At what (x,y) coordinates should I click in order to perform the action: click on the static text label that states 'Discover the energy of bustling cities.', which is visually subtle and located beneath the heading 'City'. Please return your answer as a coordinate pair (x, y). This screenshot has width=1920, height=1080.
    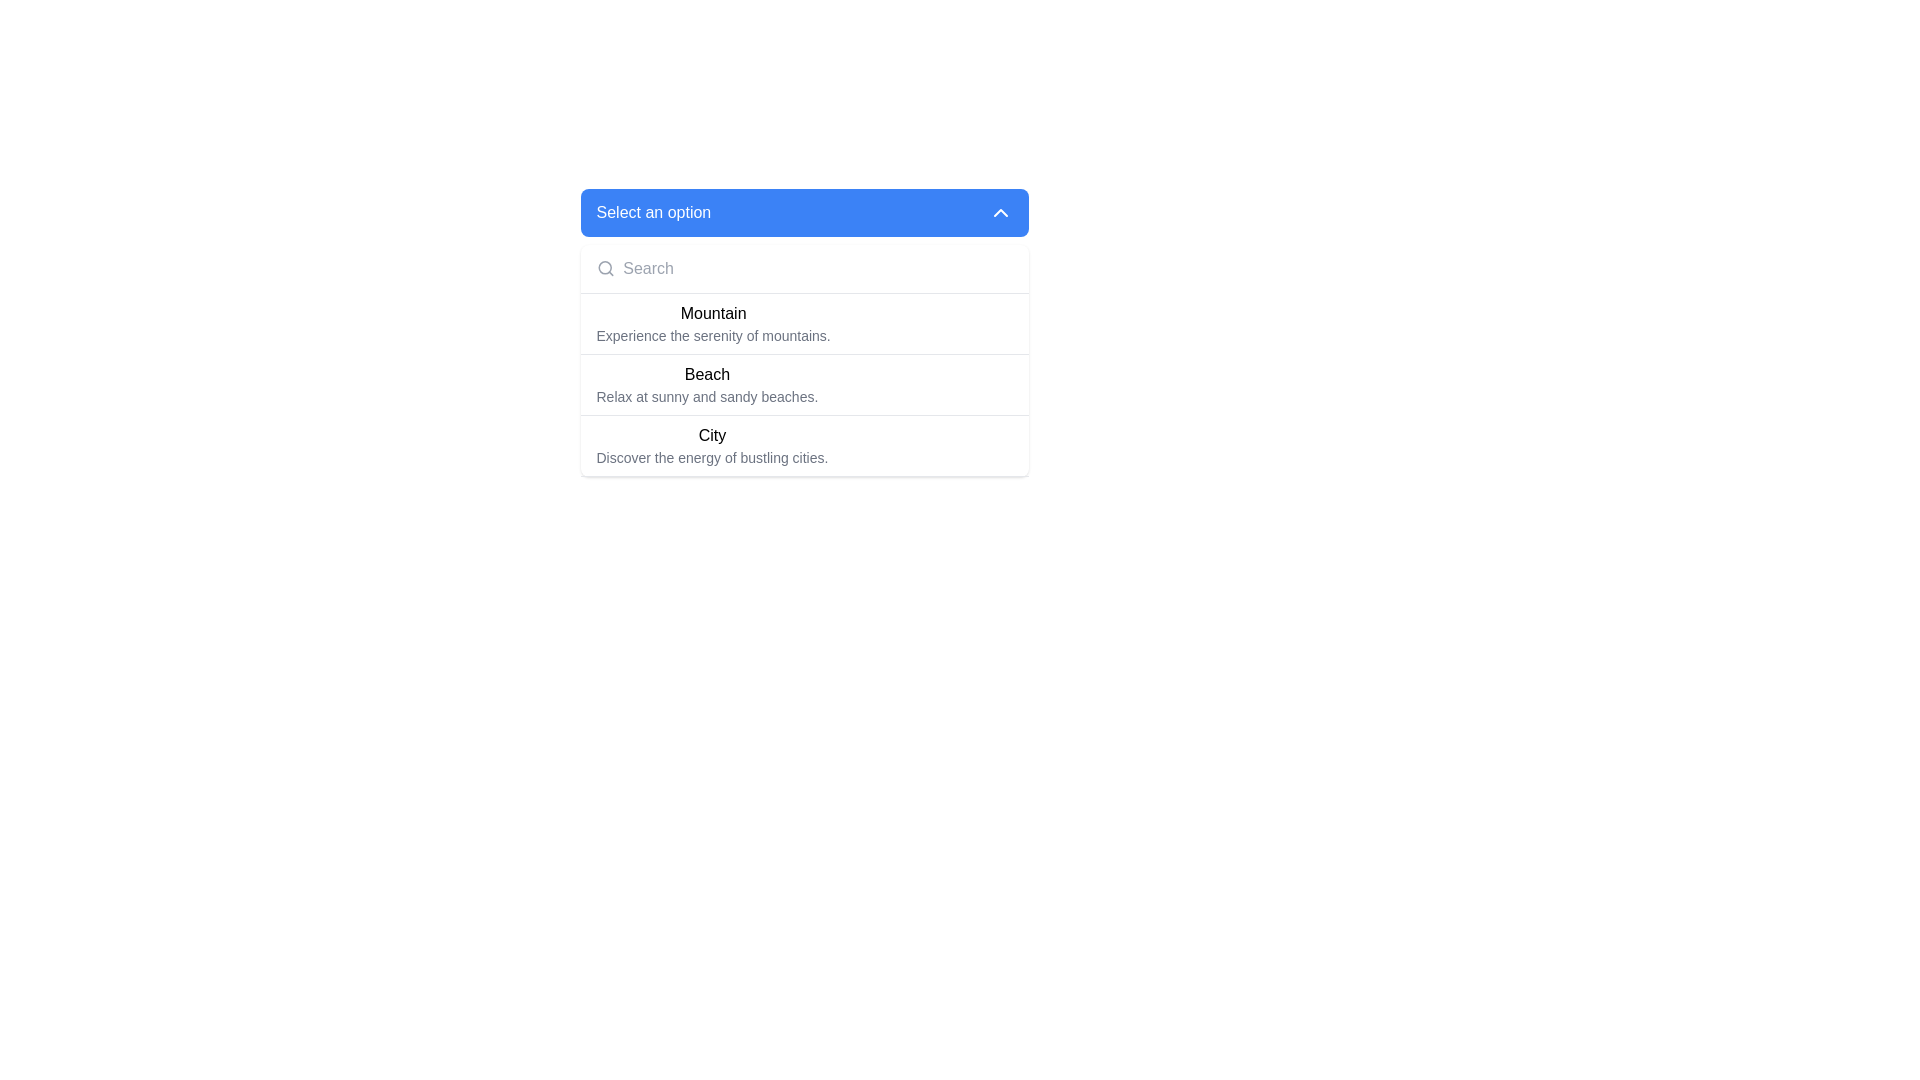
    Looking at the image, I should click on (712, 458).